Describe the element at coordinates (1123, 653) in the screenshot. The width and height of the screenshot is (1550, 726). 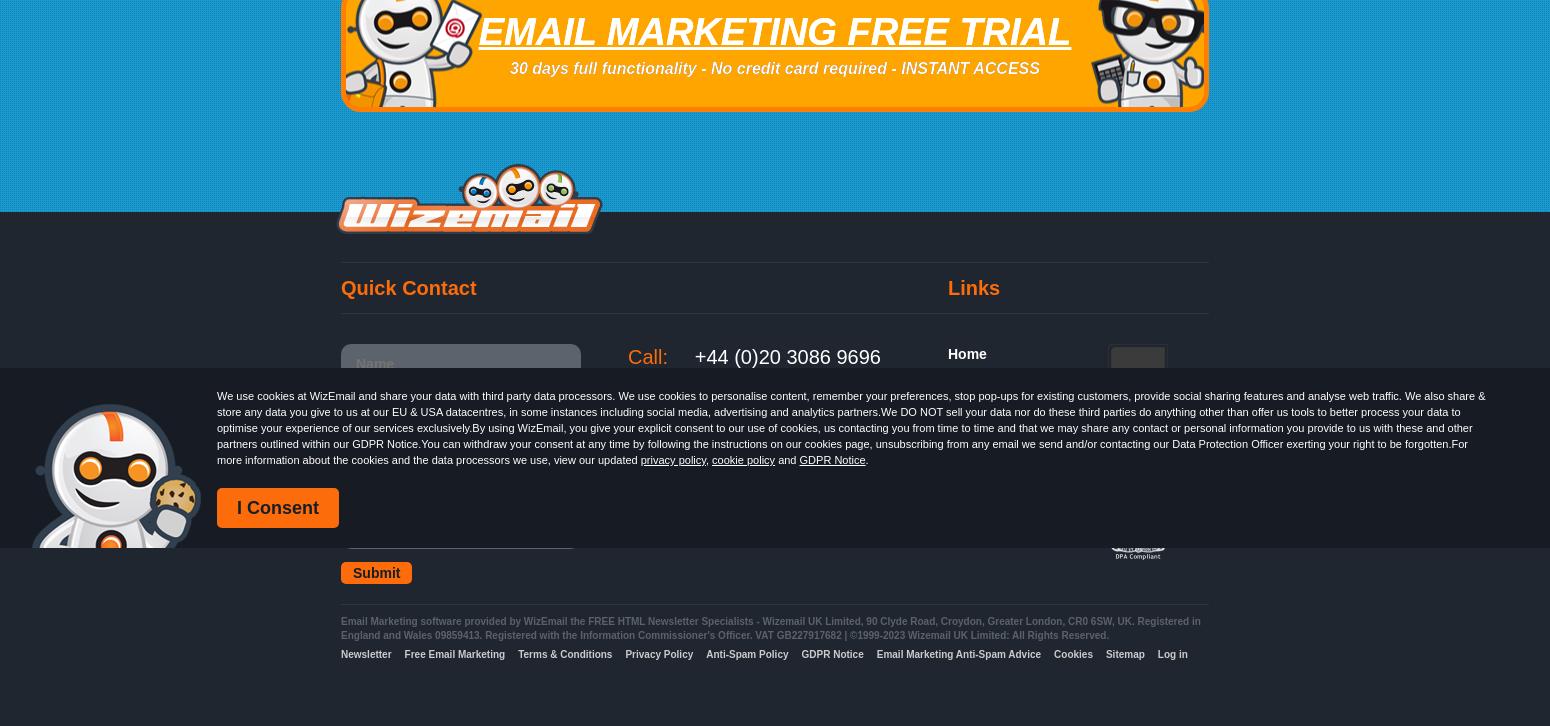
I see `'Sitemap'` at that location.